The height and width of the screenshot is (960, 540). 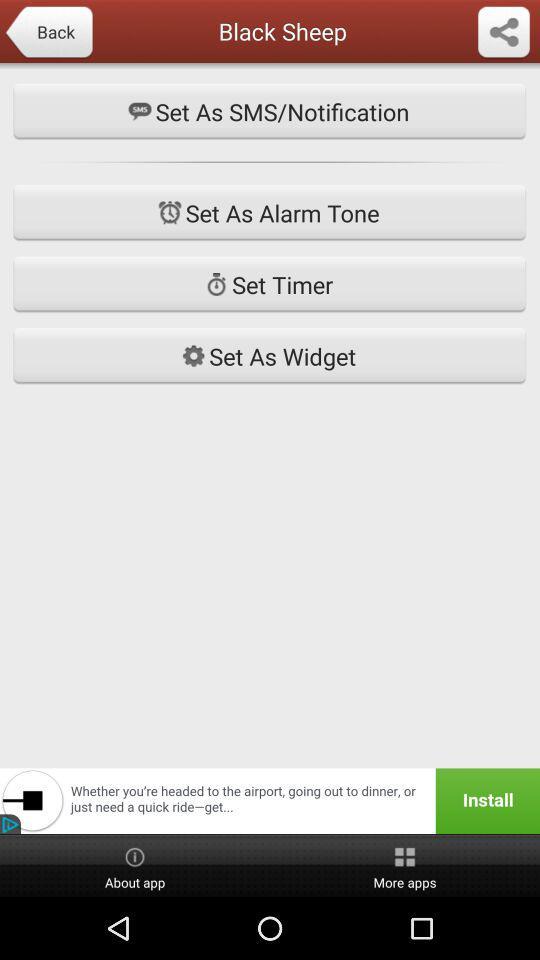 I want to click on the button to the left of more apps item, so click(x=135, y=865).